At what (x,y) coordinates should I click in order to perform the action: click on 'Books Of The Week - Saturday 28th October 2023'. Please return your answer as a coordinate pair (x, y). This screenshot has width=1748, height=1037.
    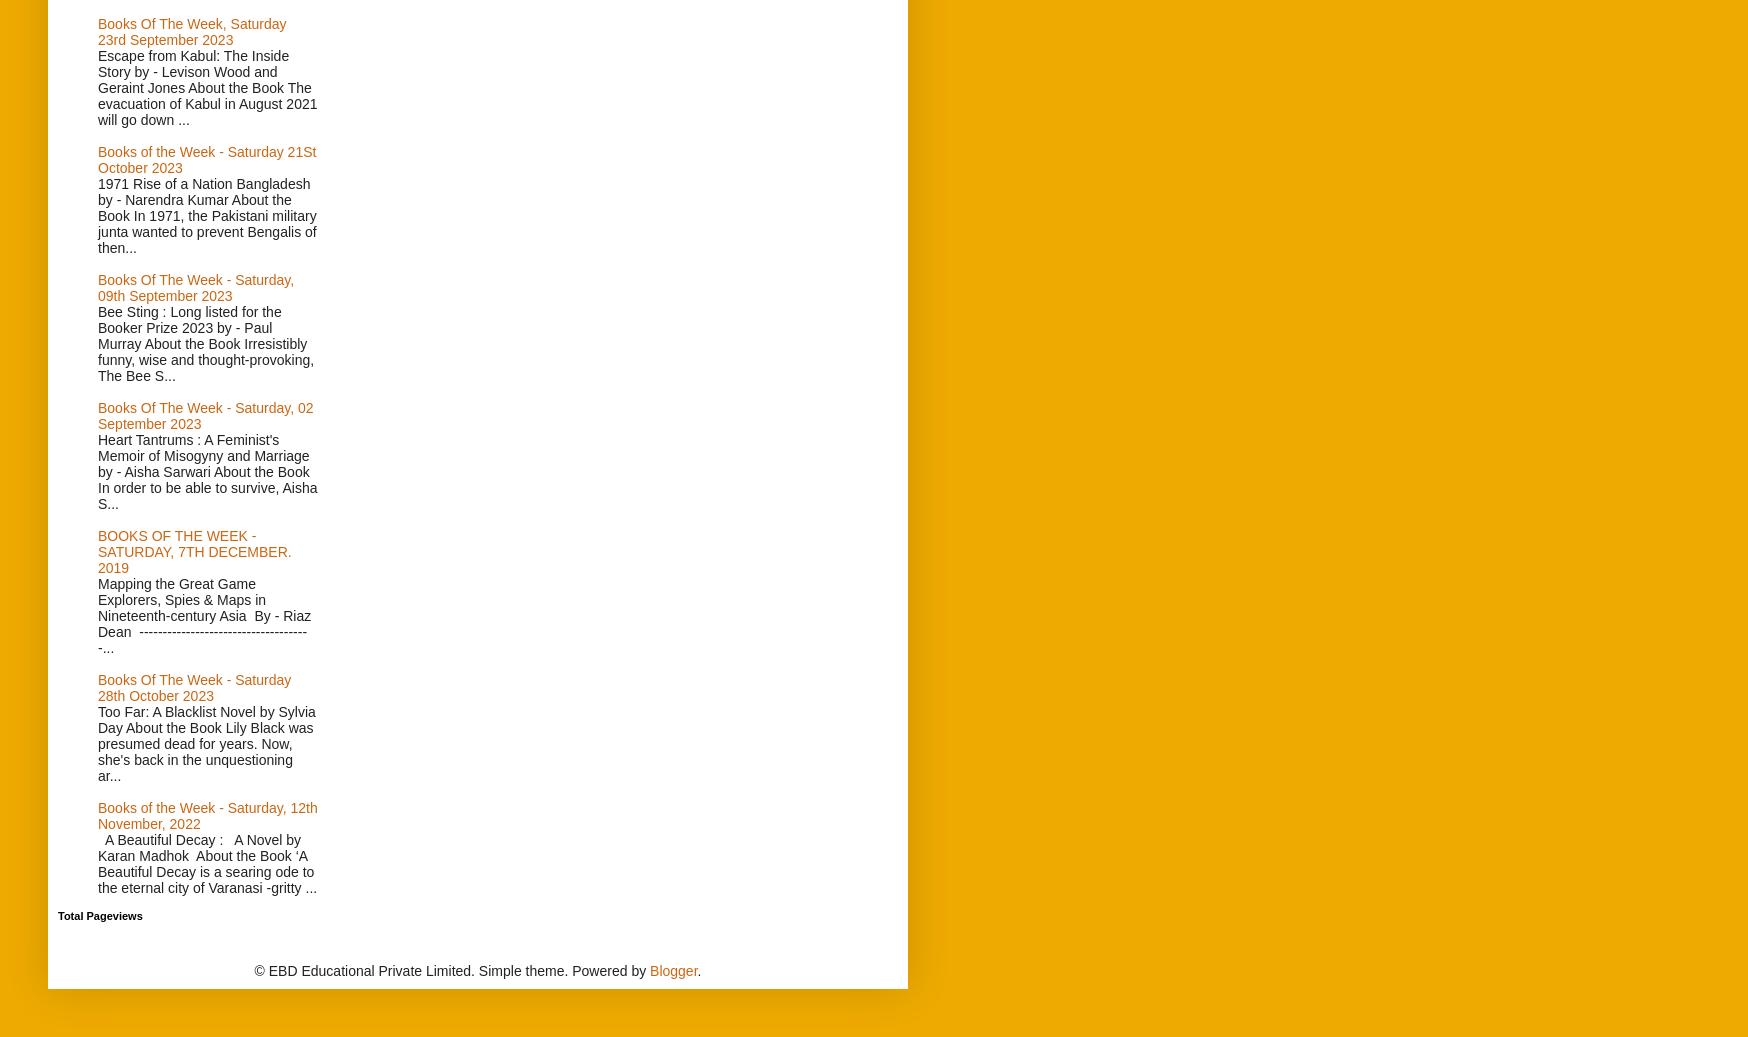
    Looking at the image, I should click on (98, 688).